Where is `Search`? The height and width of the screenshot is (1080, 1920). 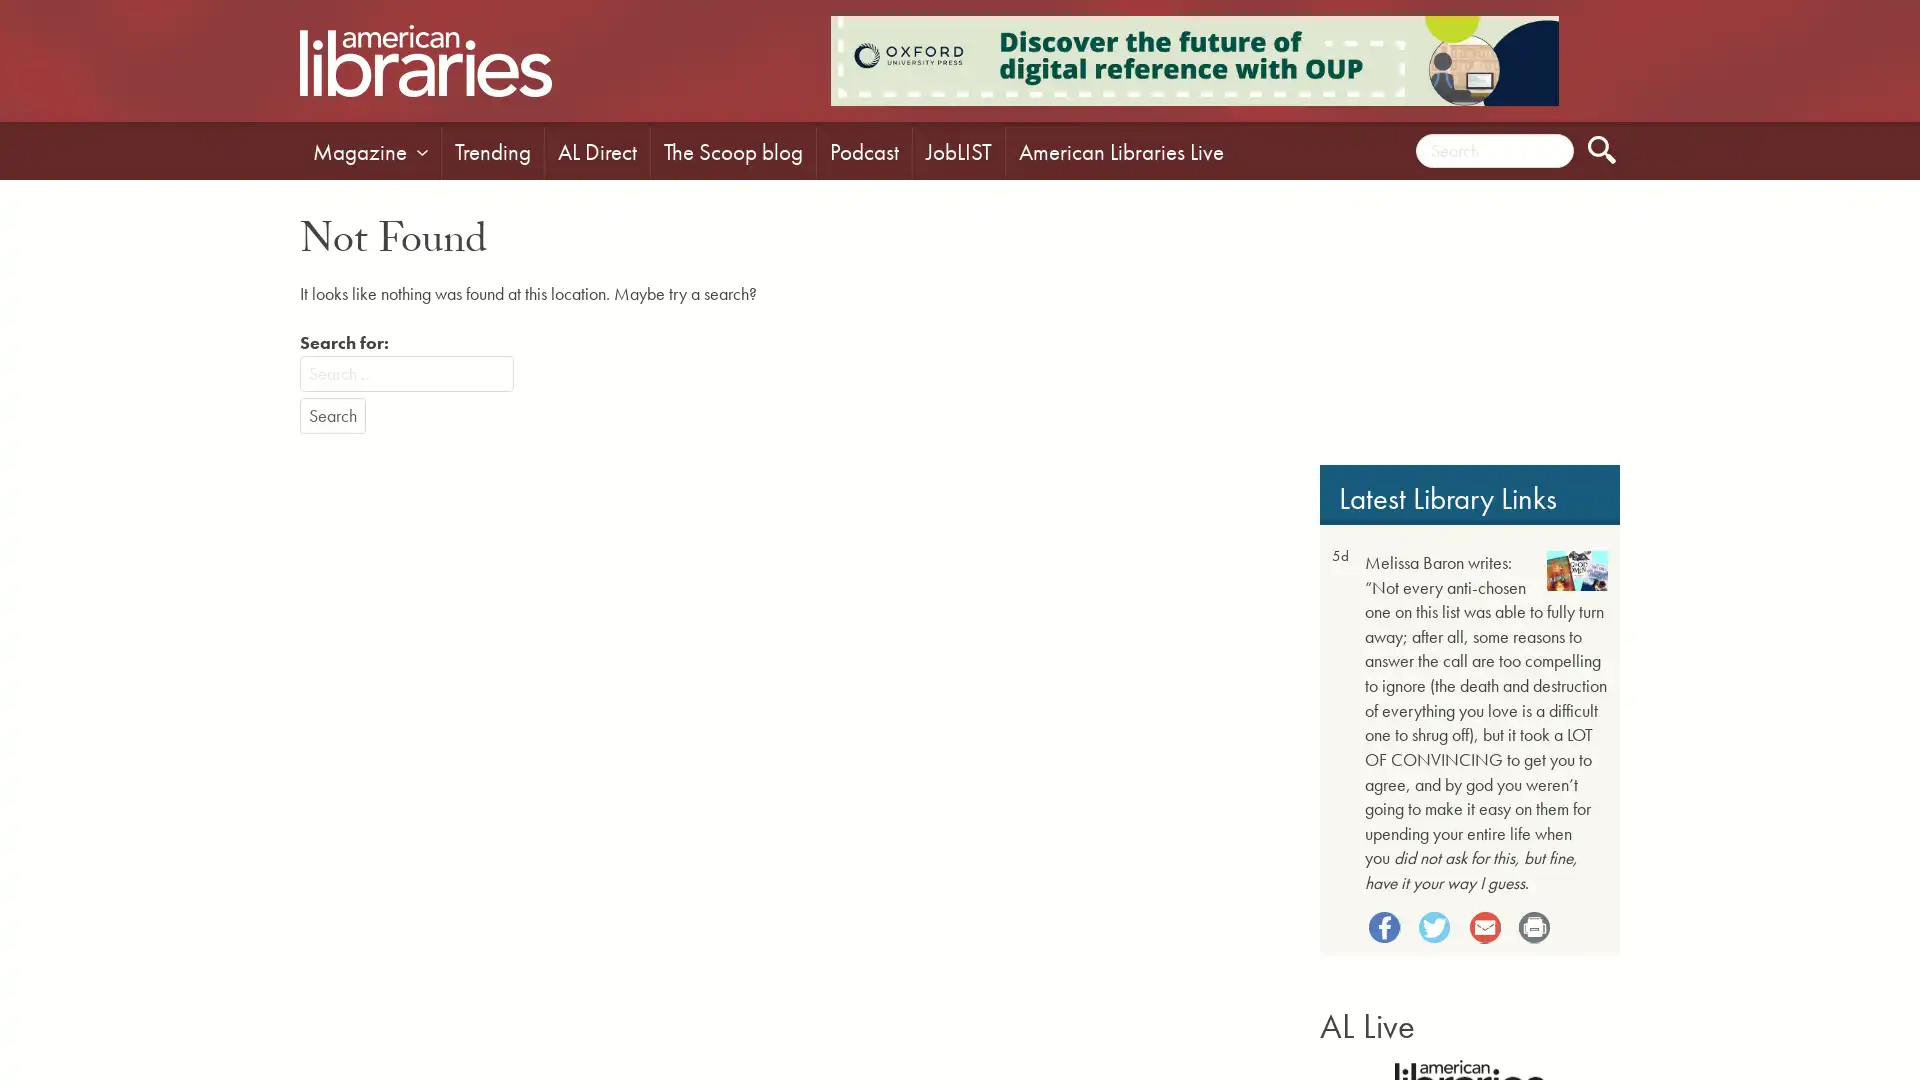
Search is located at coordinates (332, 415).